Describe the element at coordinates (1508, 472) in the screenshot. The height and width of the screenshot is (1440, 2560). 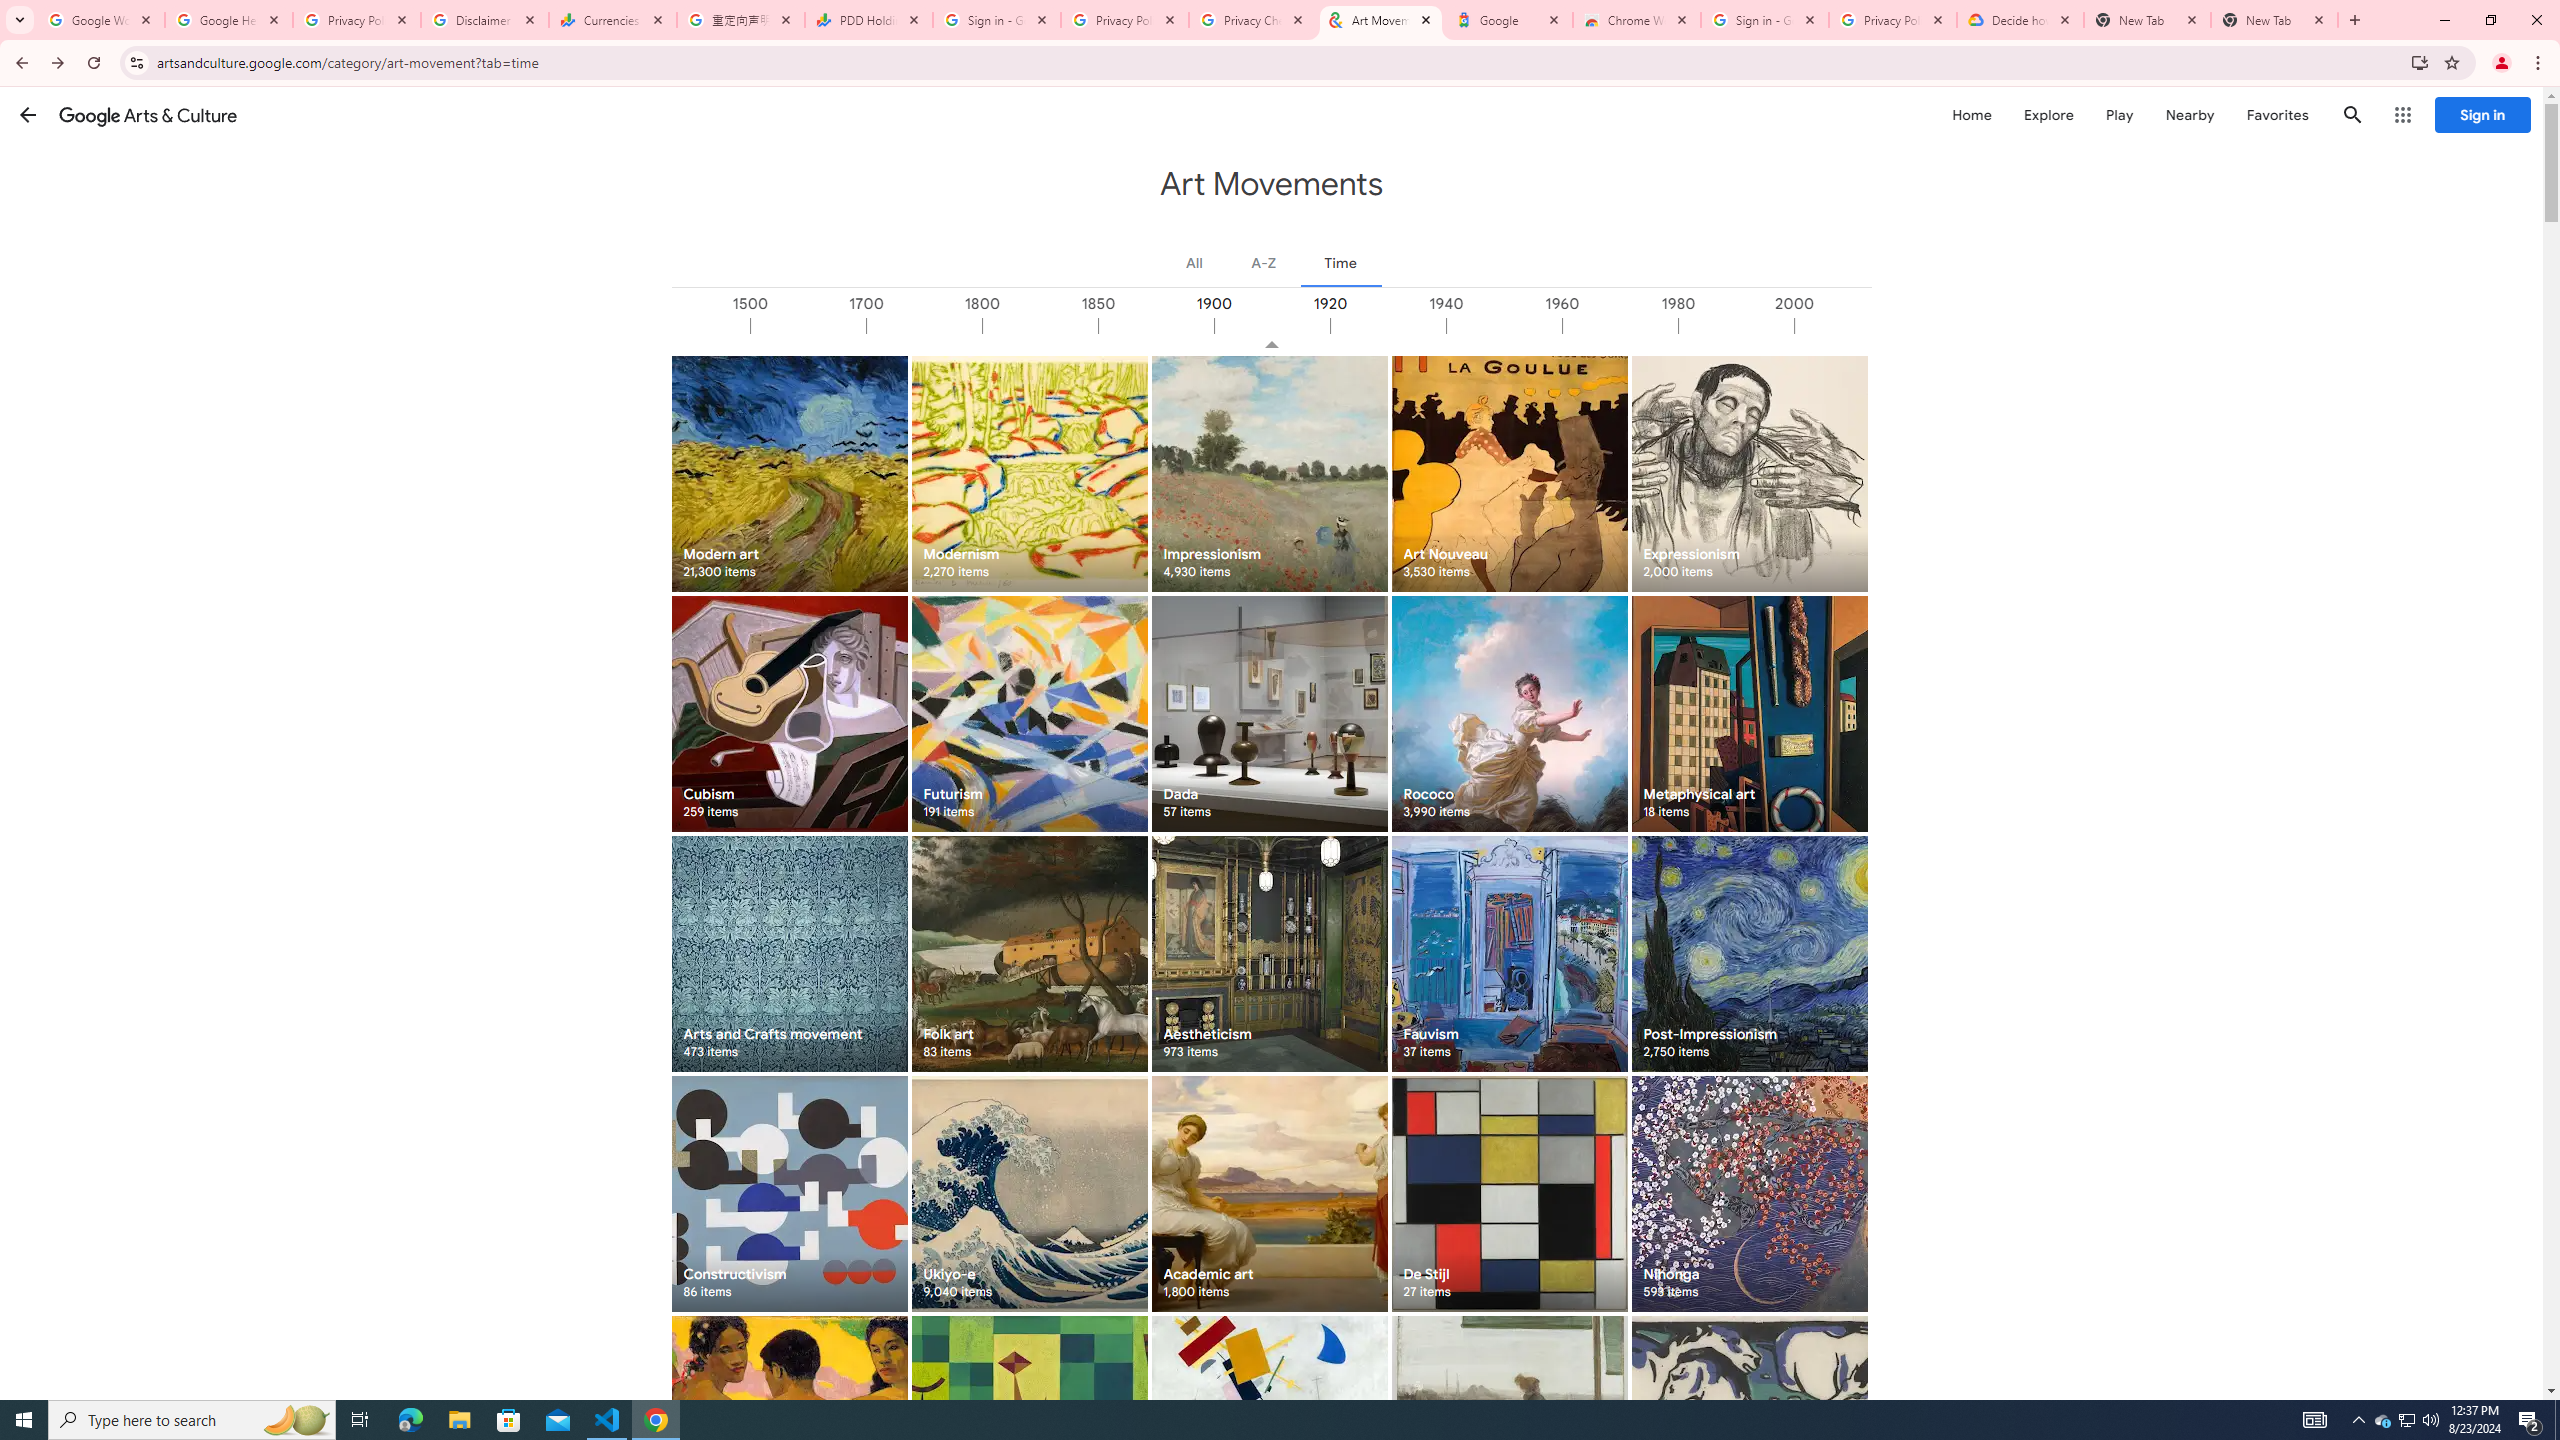
I see `'Art Nouveau 3,530 items'` at that location.